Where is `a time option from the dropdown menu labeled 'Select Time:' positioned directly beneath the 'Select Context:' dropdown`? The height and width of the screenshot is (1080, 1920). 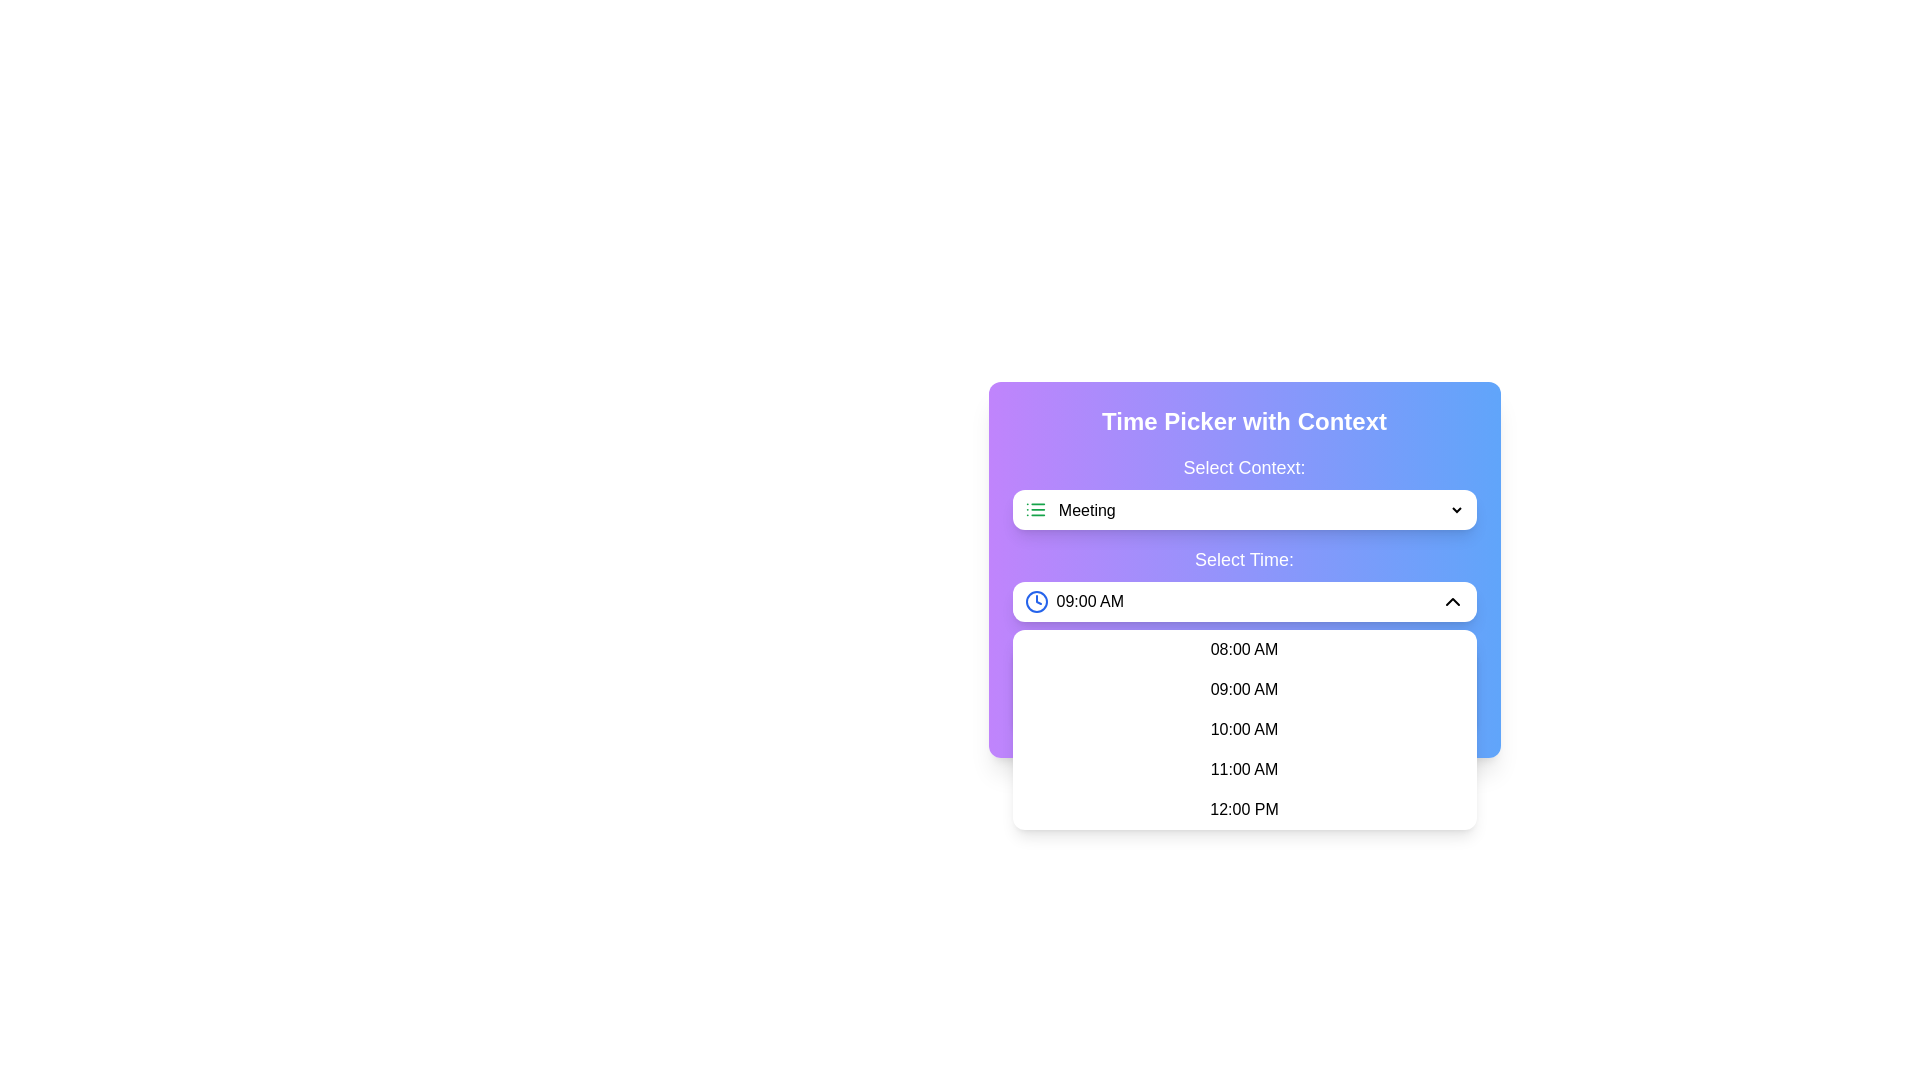 a time option from the dropdown menu labeled 'Select Time:' positioned directly beneath the 'Select Context:' dropdown is located at coordinates (1243, 583).